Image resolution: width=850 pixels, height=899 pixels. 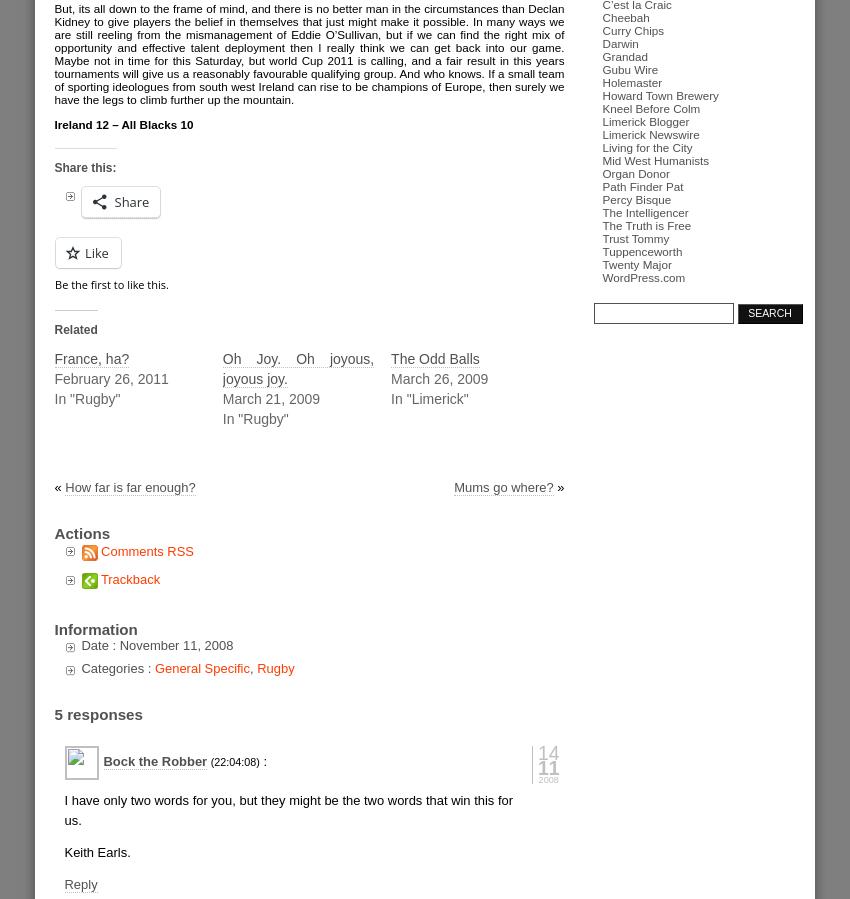 What do you see at coordinates (122, 122) in the screenshot?
I see `'Ireland 12 – All Blacks 10'` at bounding box center [122, 122].